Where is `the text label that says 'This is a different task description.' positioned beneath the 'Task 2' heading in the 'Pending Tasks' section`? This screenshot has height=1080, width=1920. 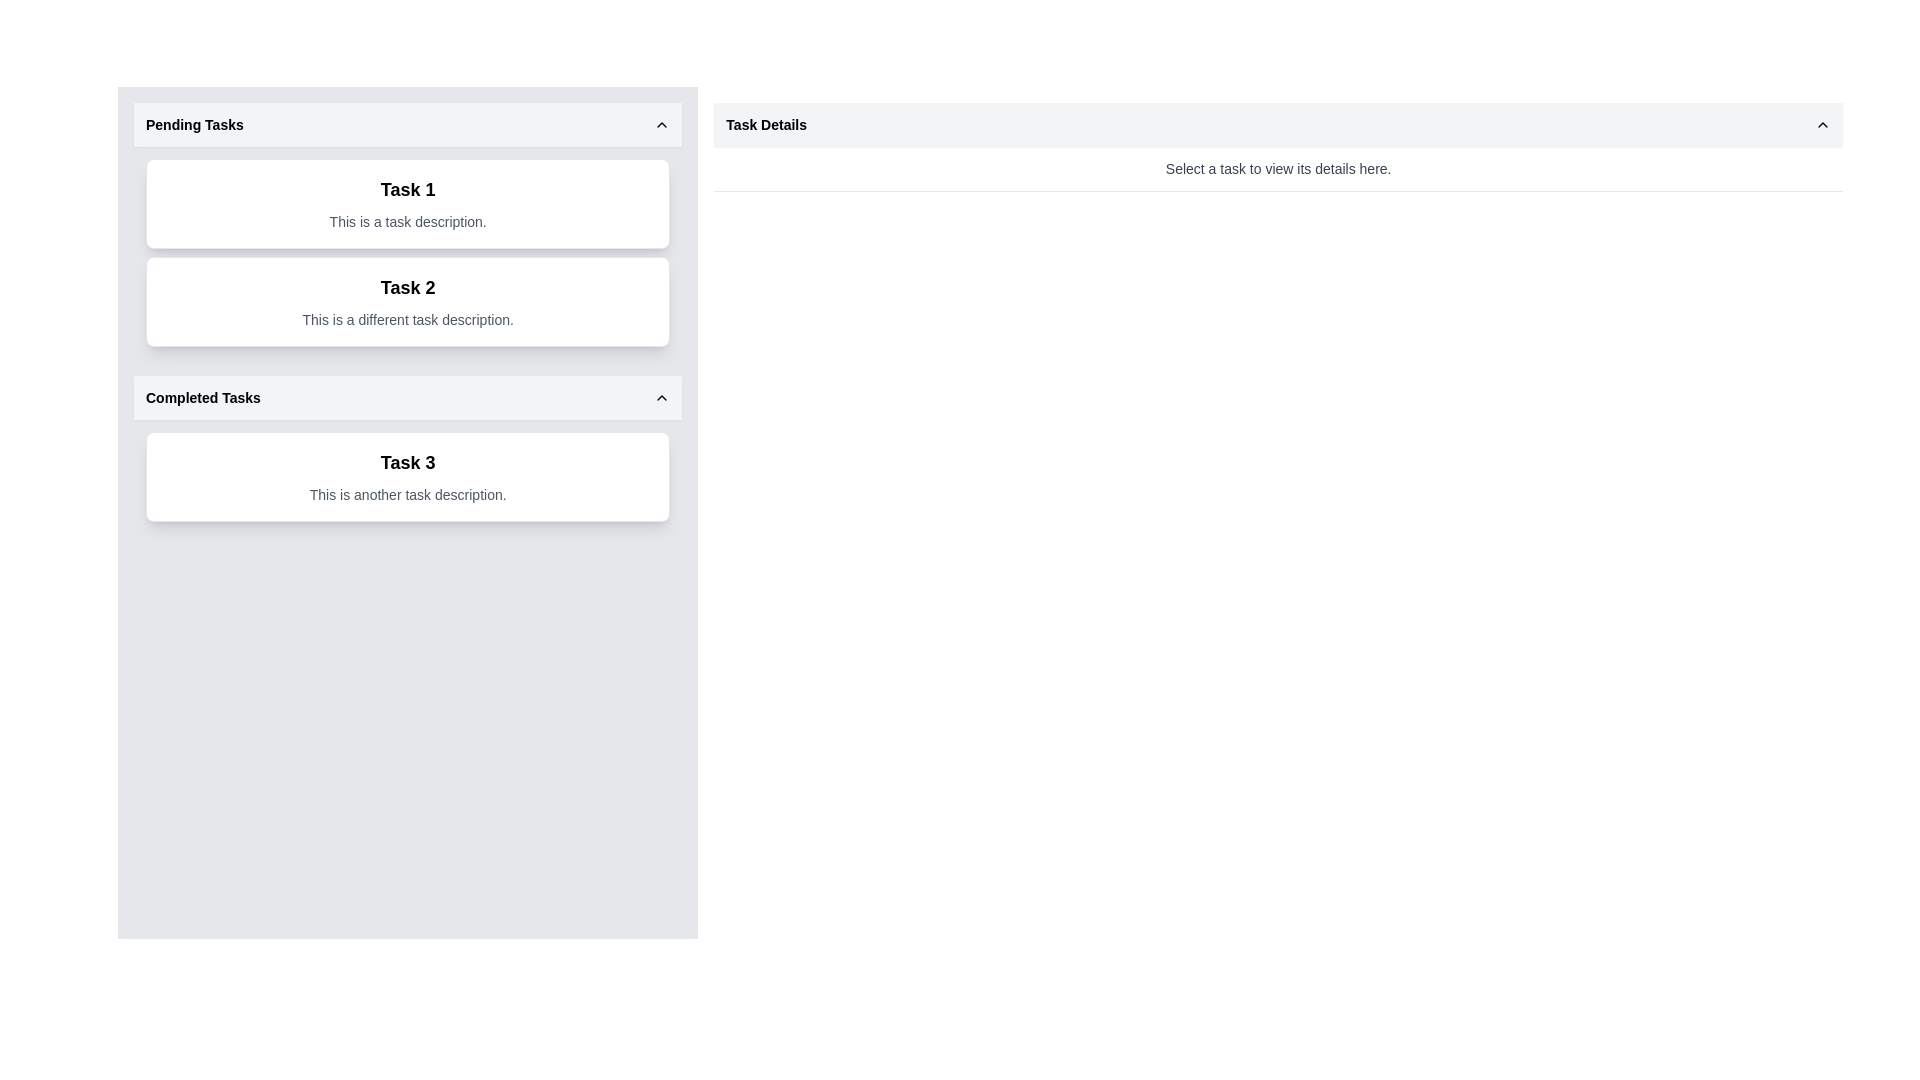
the text label that says 'This is a different task description.' positioned beneath the 'Task 2' heading in the 'Pending Tasks' section is located at coordinates (407, 319).